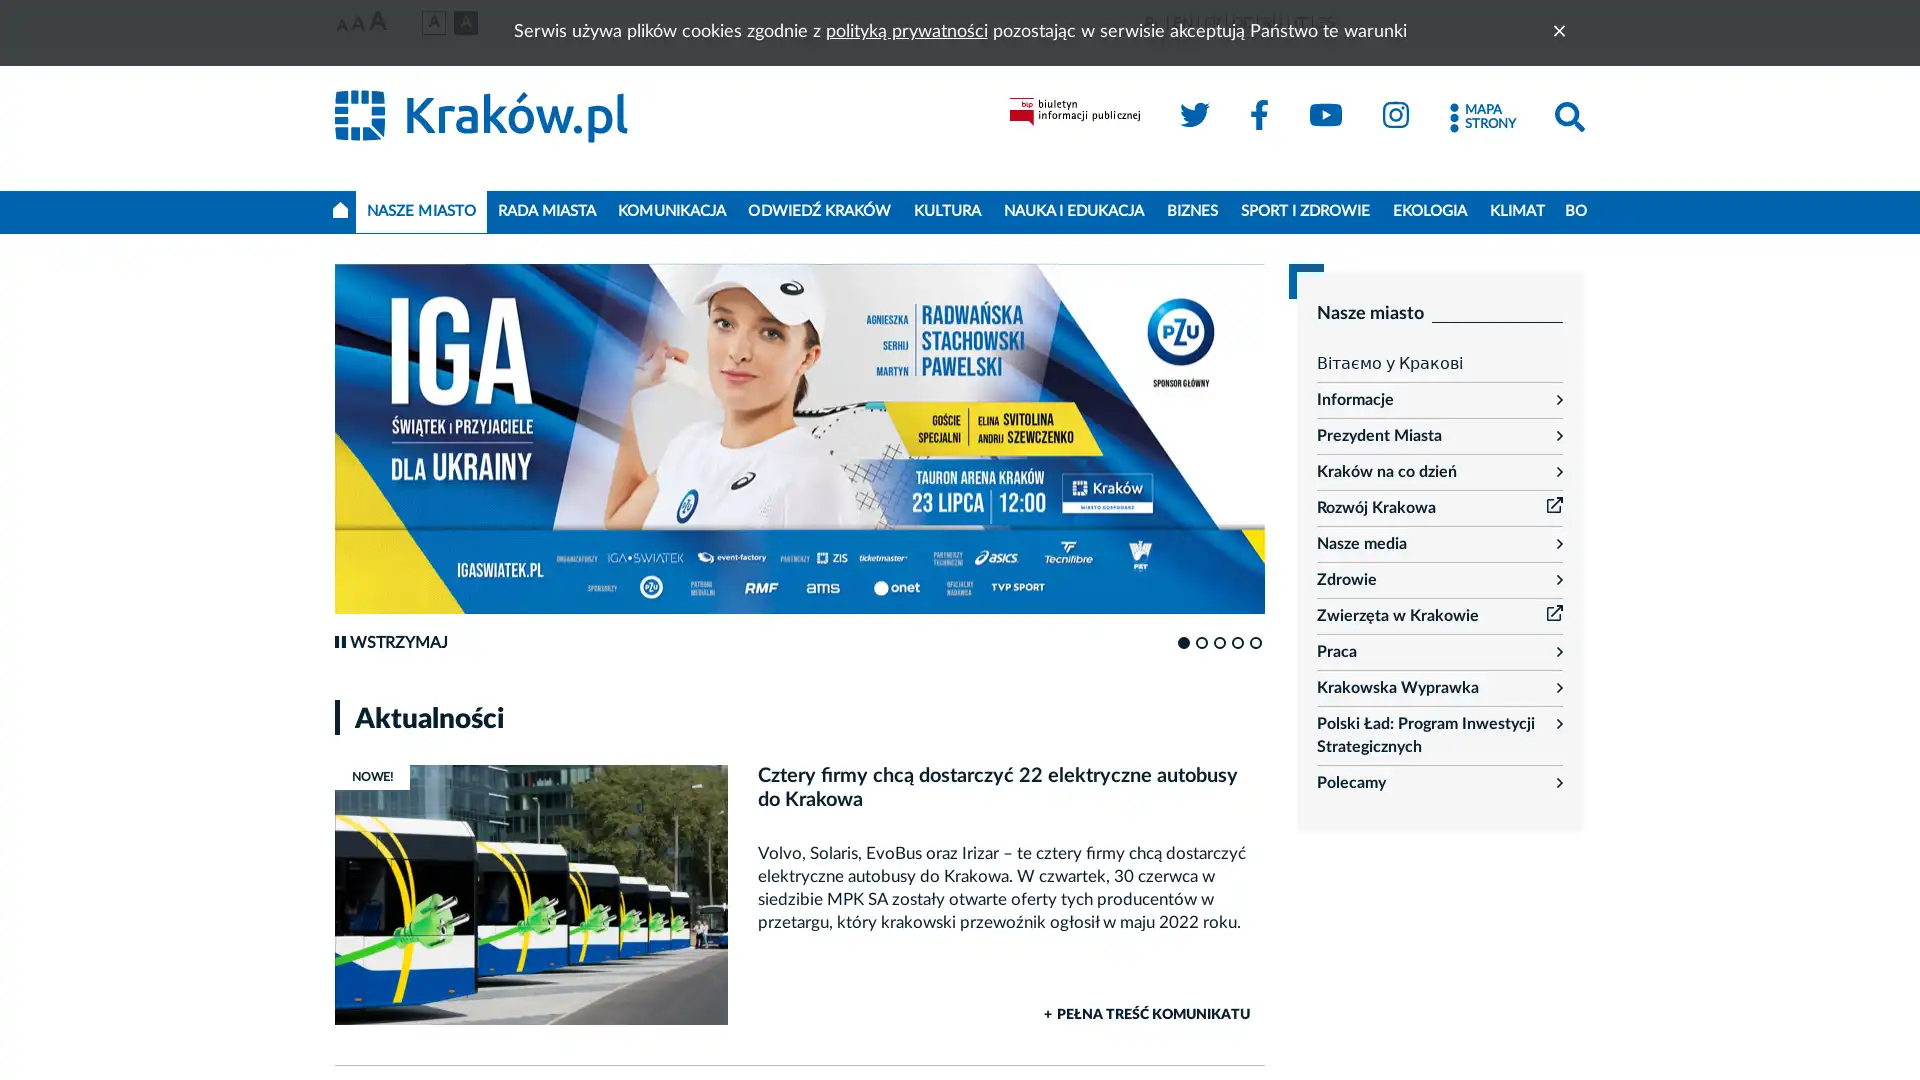 The height and width of the screenshot is (1080, 1920). What do you see at coordinates (1200, 643) in the screenshot?
I see `Go to slide 2` at bounding box center [1200, 643].